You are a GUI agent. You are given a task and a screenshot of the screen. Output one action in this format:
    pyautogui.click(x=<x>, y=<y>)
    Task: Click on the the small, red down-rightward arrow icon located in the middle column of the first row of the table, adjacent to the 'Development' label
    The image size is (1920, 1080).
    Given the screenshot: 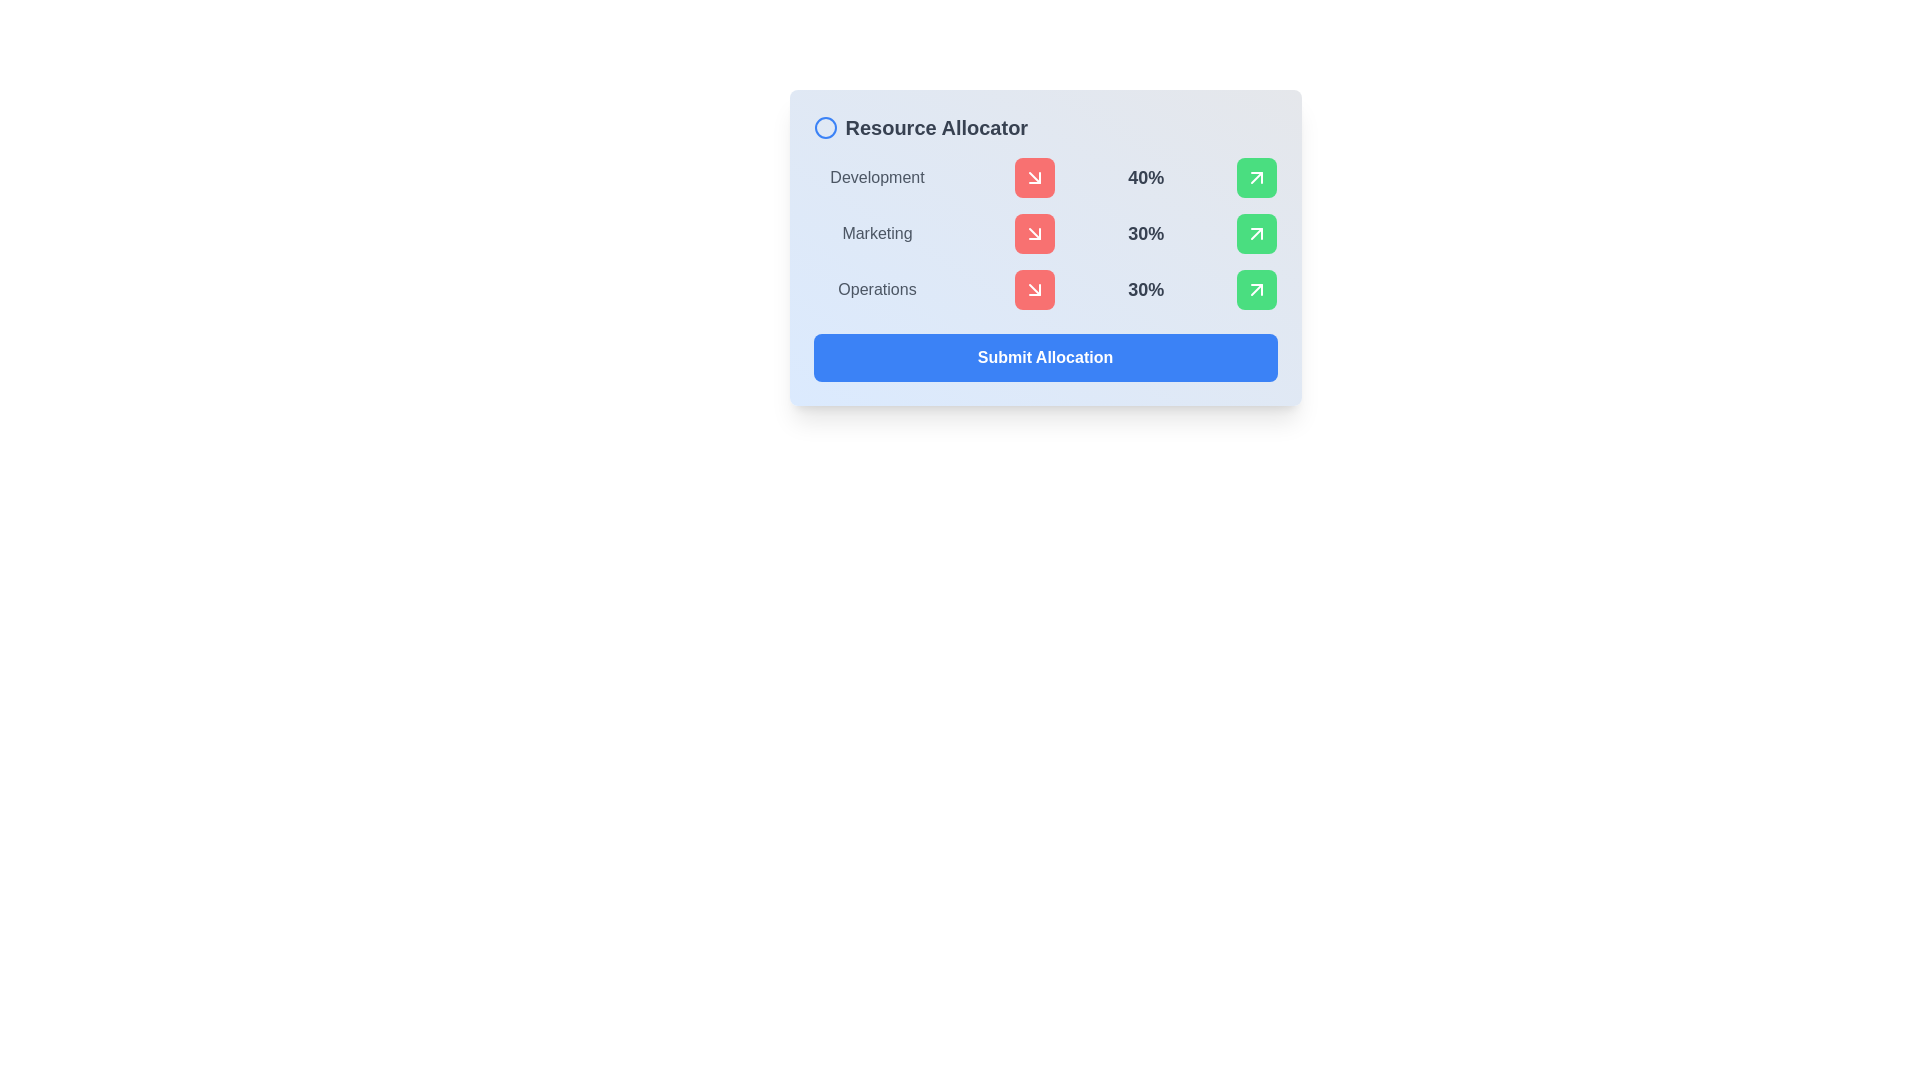 What is the action you would take?
    pyautogui.click(x=1034, y=176)
    